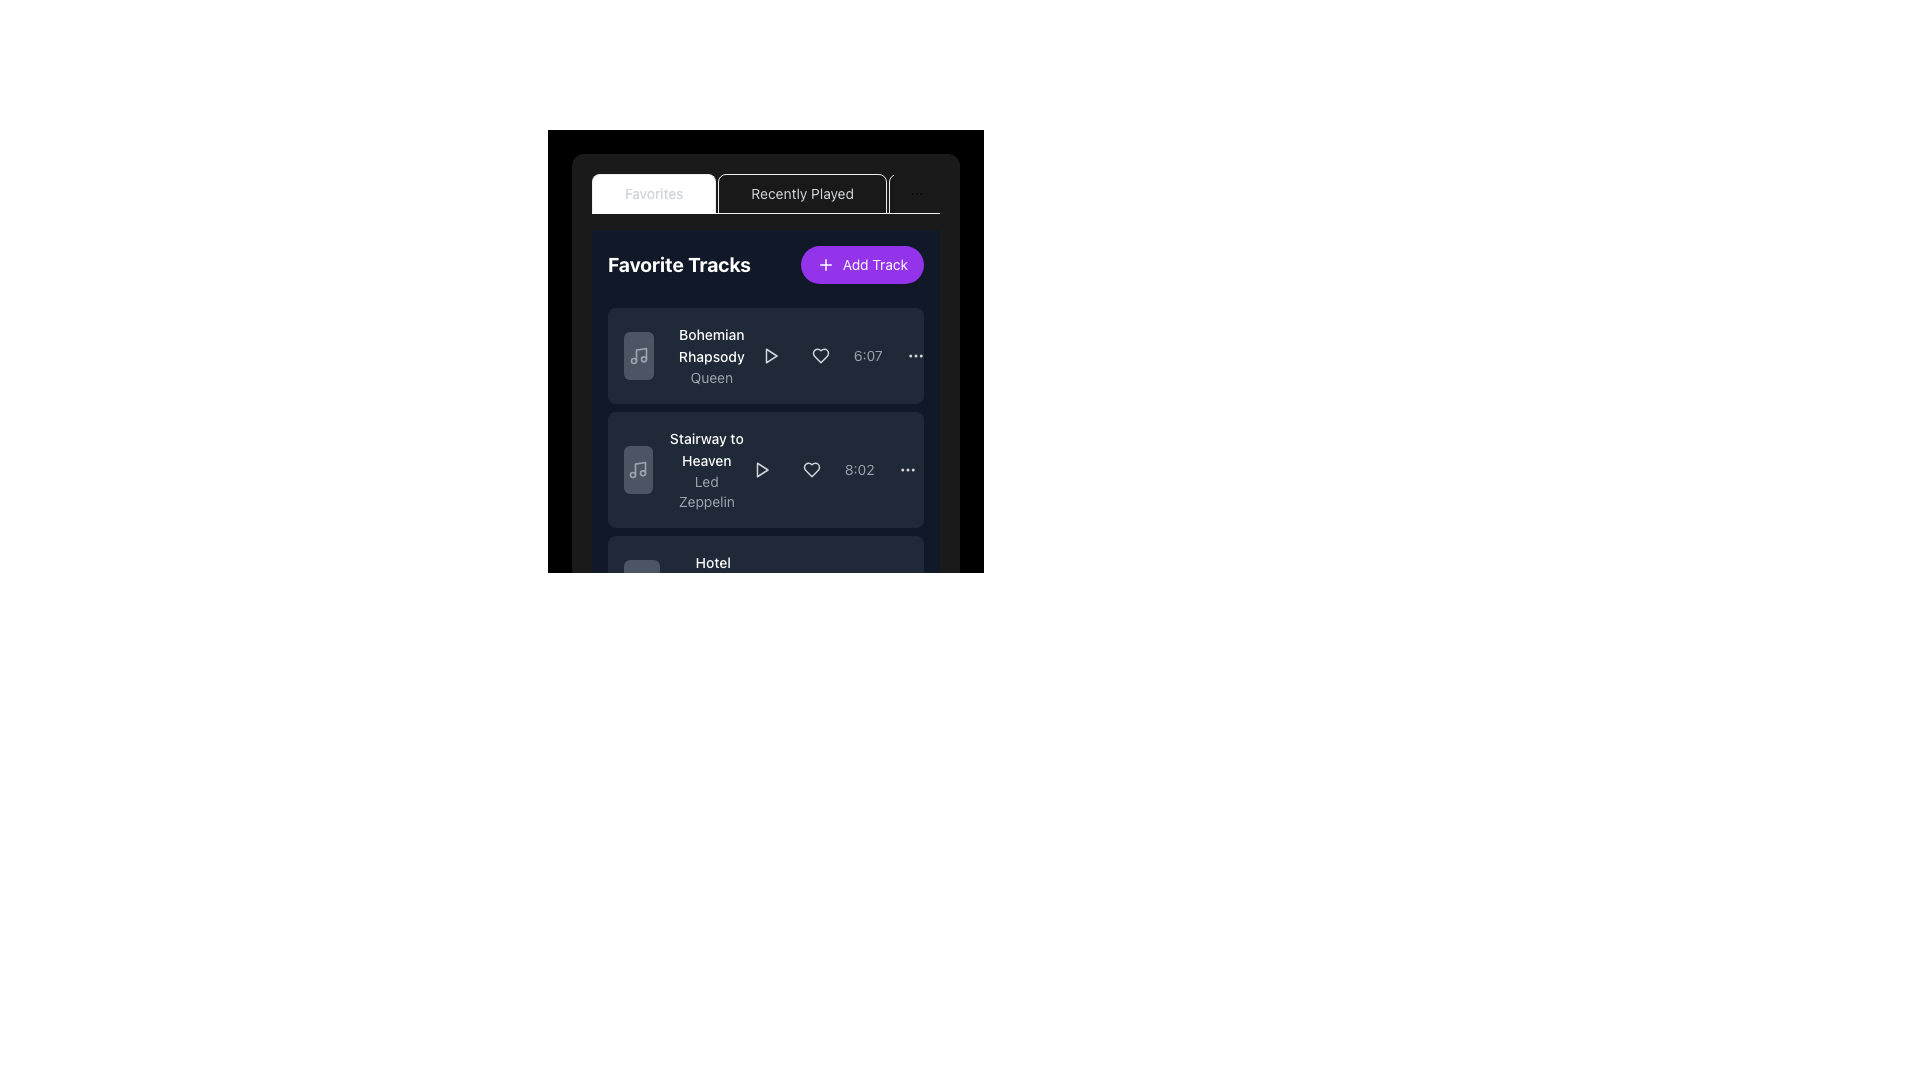  What do you see at coordinates (906, 470) in the screenshot?
I see `the circular button with an icon that triggers a contextual menu for the 'Stairway to Heaven' track, located at the far right of the row including the track details and adjacent to the playback duration '8:02'` at bounding box center [906, 470].